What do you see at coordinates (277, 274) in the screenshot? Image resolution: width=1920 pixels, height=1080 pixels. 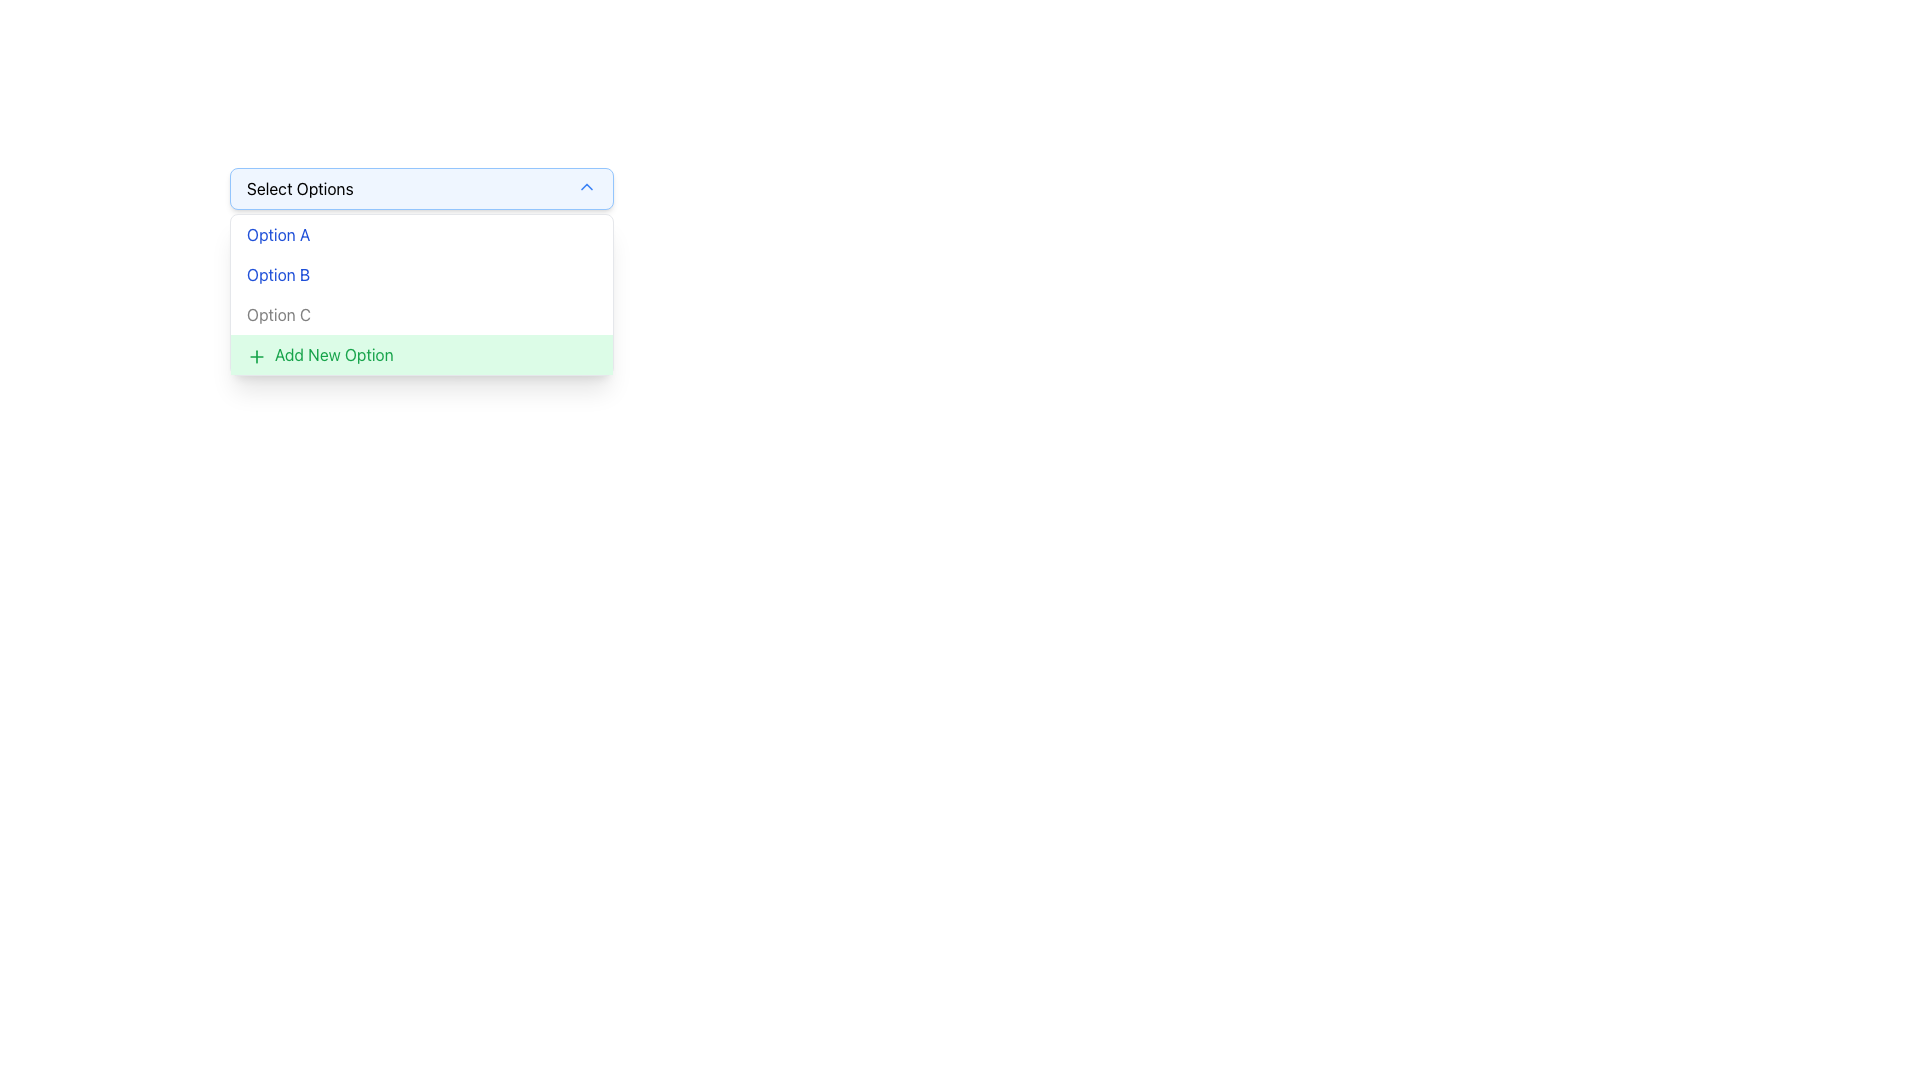 I see `the second option in the dropdown menu` at bounding box center [277, 274].